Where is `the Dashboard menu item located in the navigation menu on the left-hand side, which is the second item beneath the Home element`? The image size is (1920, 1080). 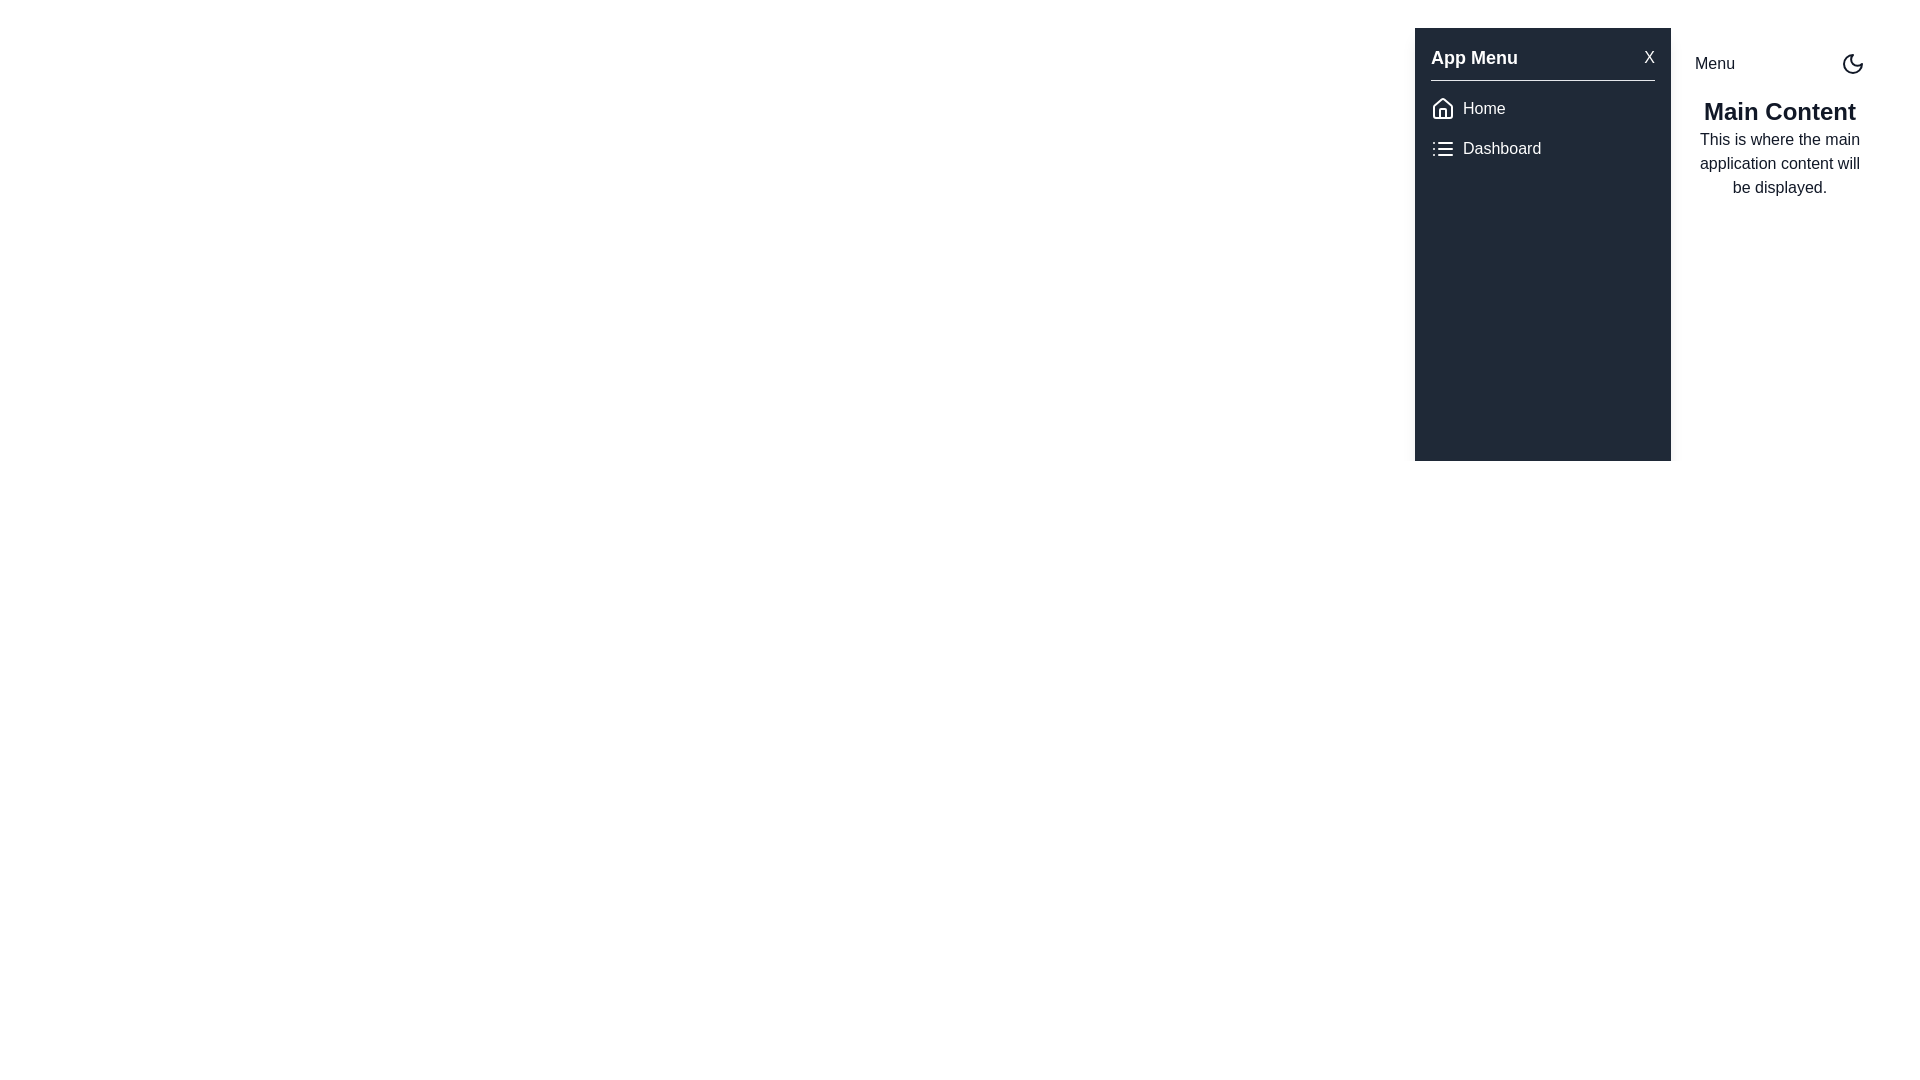 the Dashboard menu item located in the navigation menu on the left-hand side, which is the second item beneath the Home element is located at coordinates (1541, 148).